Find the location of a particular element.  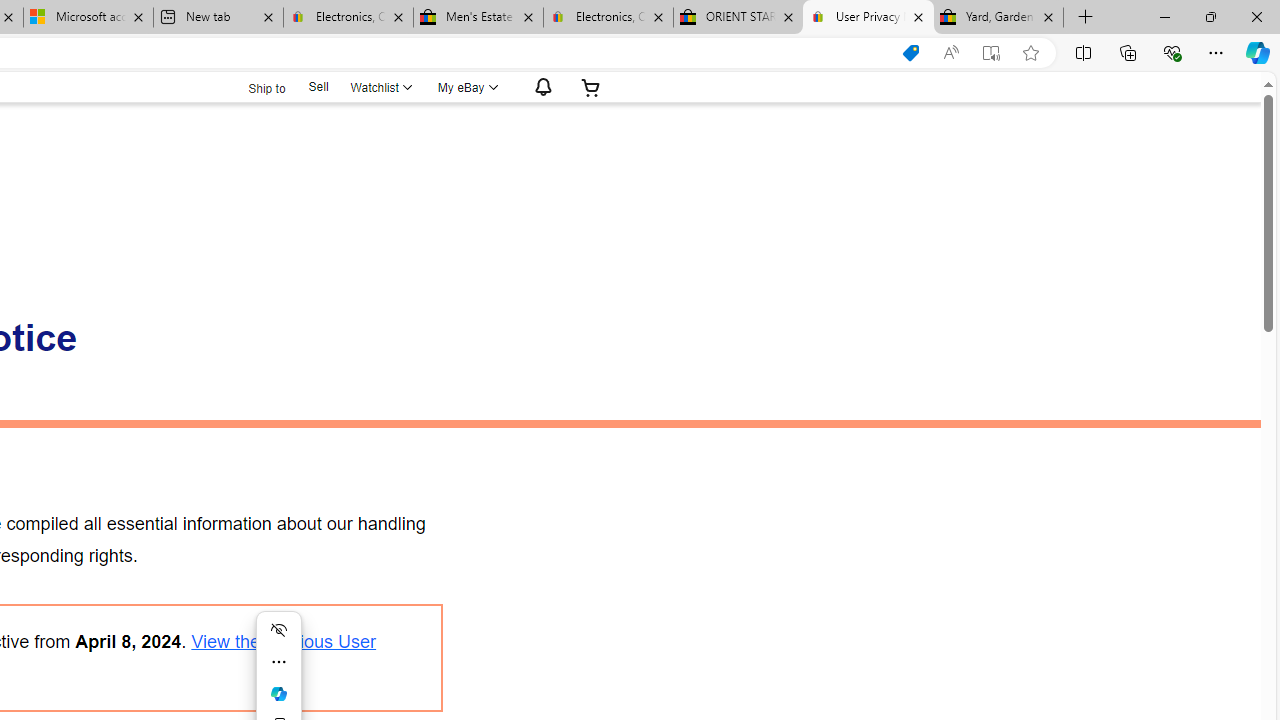

'Ask Copilot' is located at coordinates (278, 693).